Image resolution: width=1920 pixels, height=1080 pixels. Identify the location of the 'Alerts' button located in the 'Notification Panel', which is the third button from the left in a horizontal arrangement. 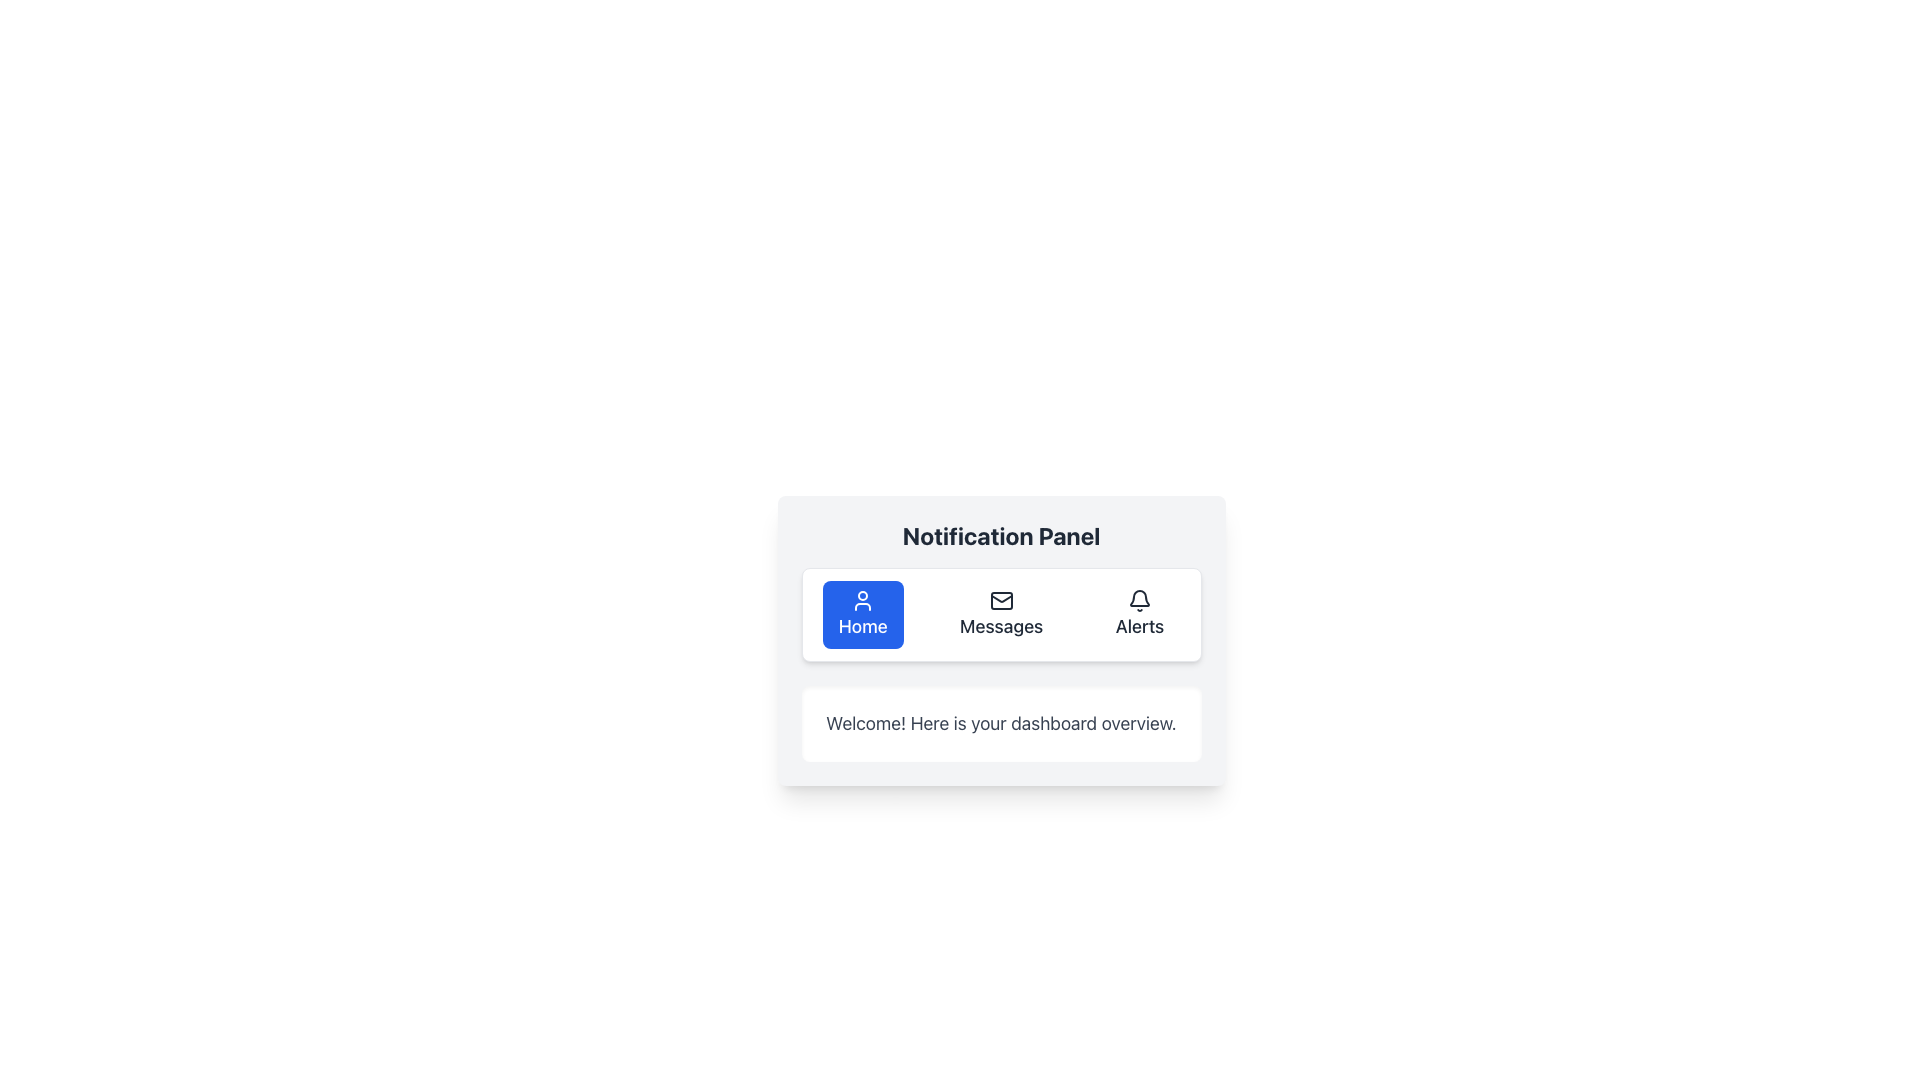
(1139, 613).